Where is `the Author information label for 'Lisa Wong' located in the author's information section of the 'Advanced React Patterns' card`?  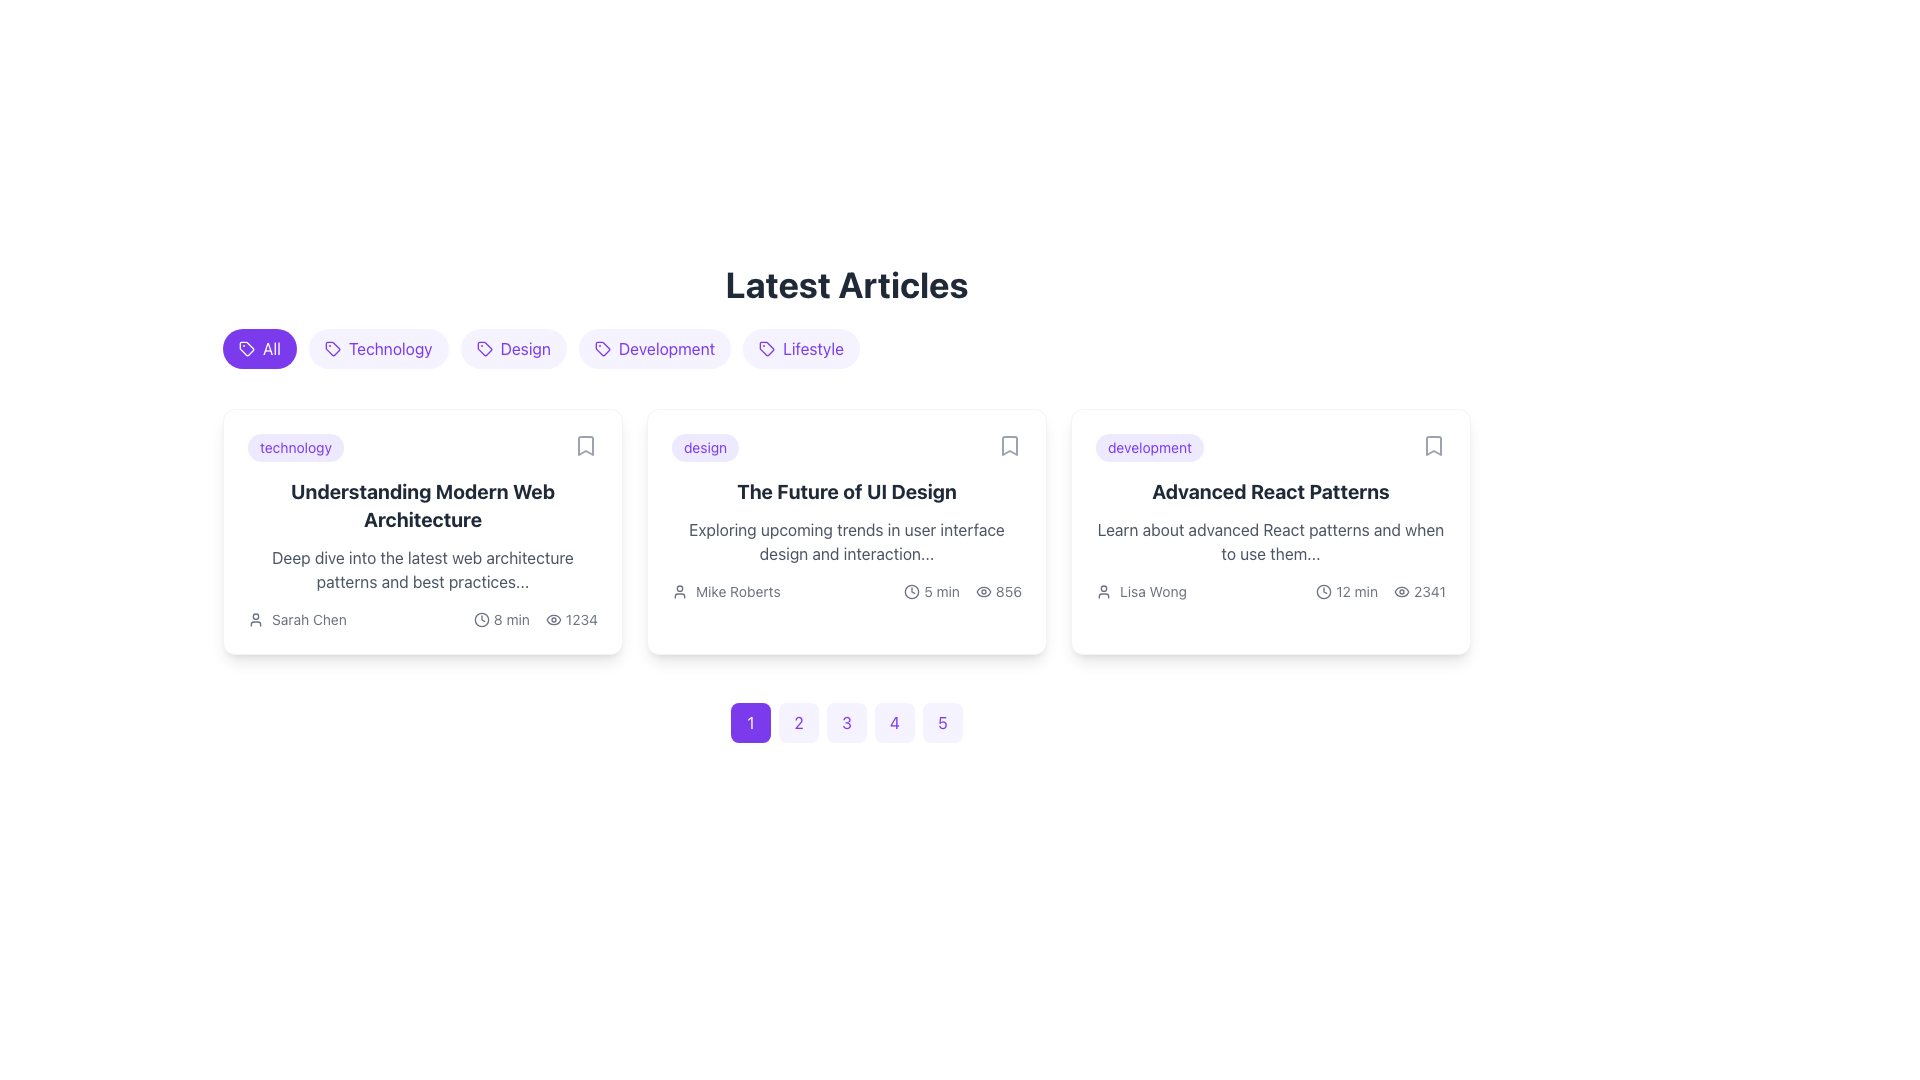 the Author information label for 'Lisa Wong' located in the author's information section of the 'Advanced React Patterns' card is located at coordinates (1141, 590).